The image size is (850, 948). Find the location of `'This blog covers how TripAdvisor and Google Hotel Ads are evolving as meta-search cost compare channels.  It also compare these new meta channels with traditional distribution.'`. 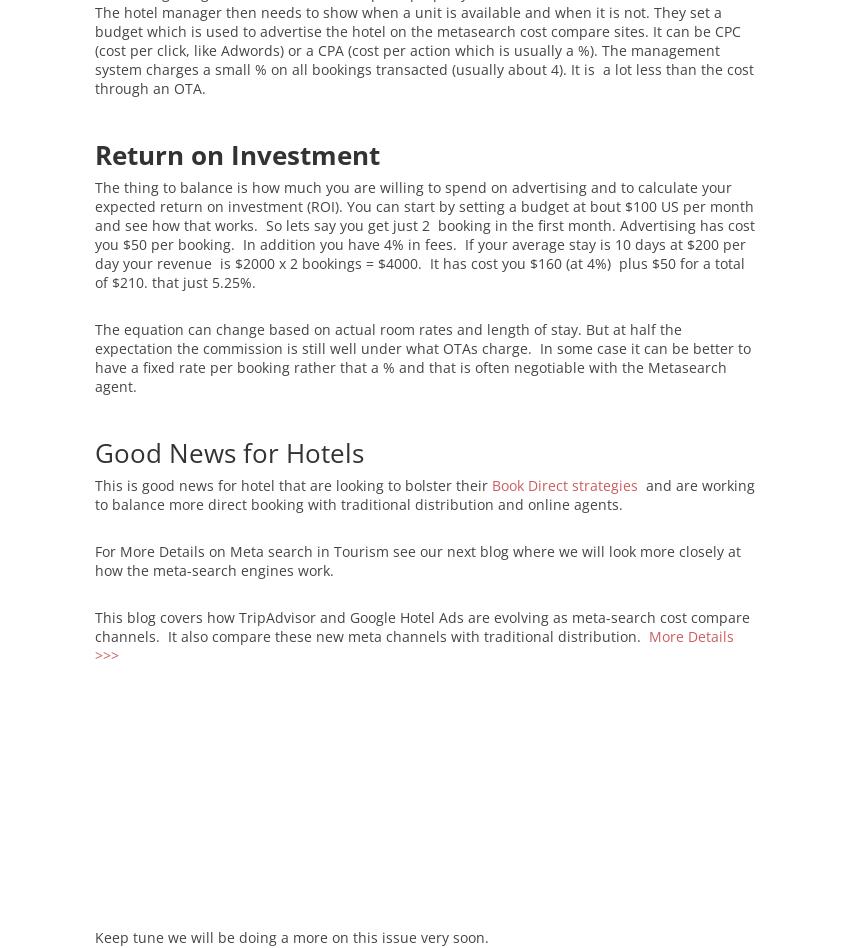

'This blog covers how TripAdvisor and Google Hotel Ads are evolving as meta-search cost compare channels.  It also compare these new meta channels with traditional distribution.' is located at coordinates (94, 626).